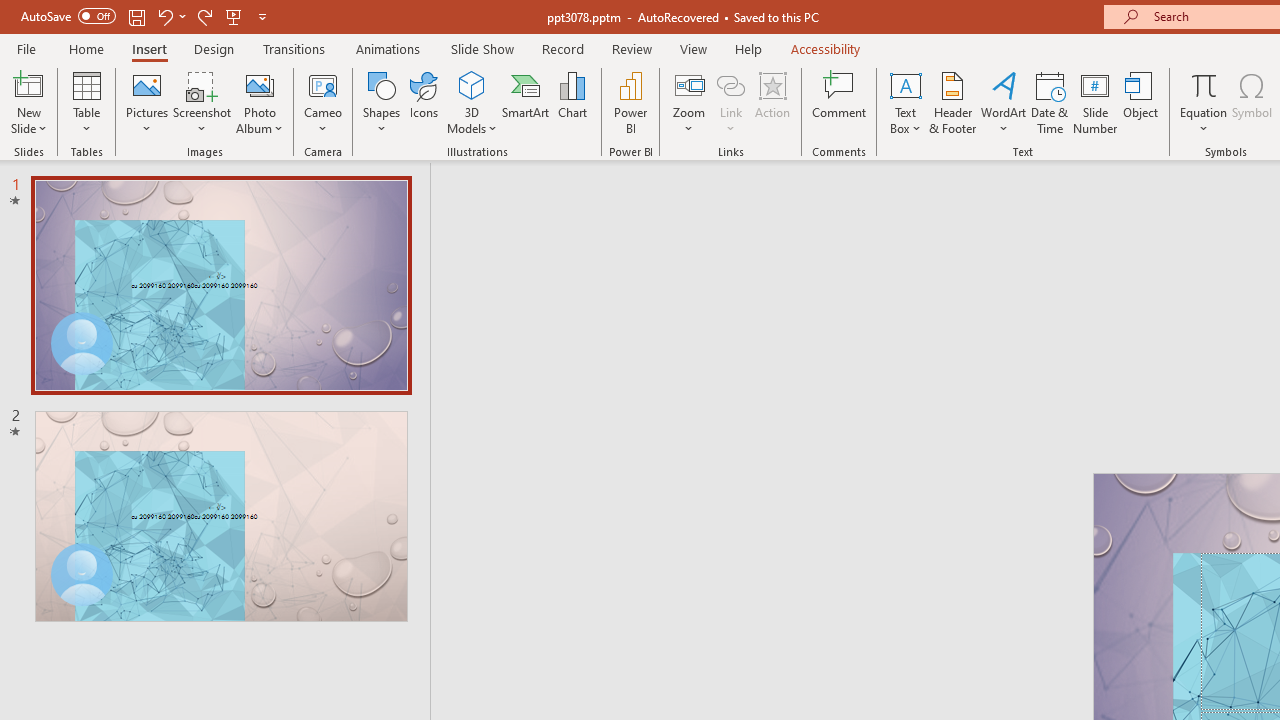  I want to click on 'Slide Number', so click(1094, 103).